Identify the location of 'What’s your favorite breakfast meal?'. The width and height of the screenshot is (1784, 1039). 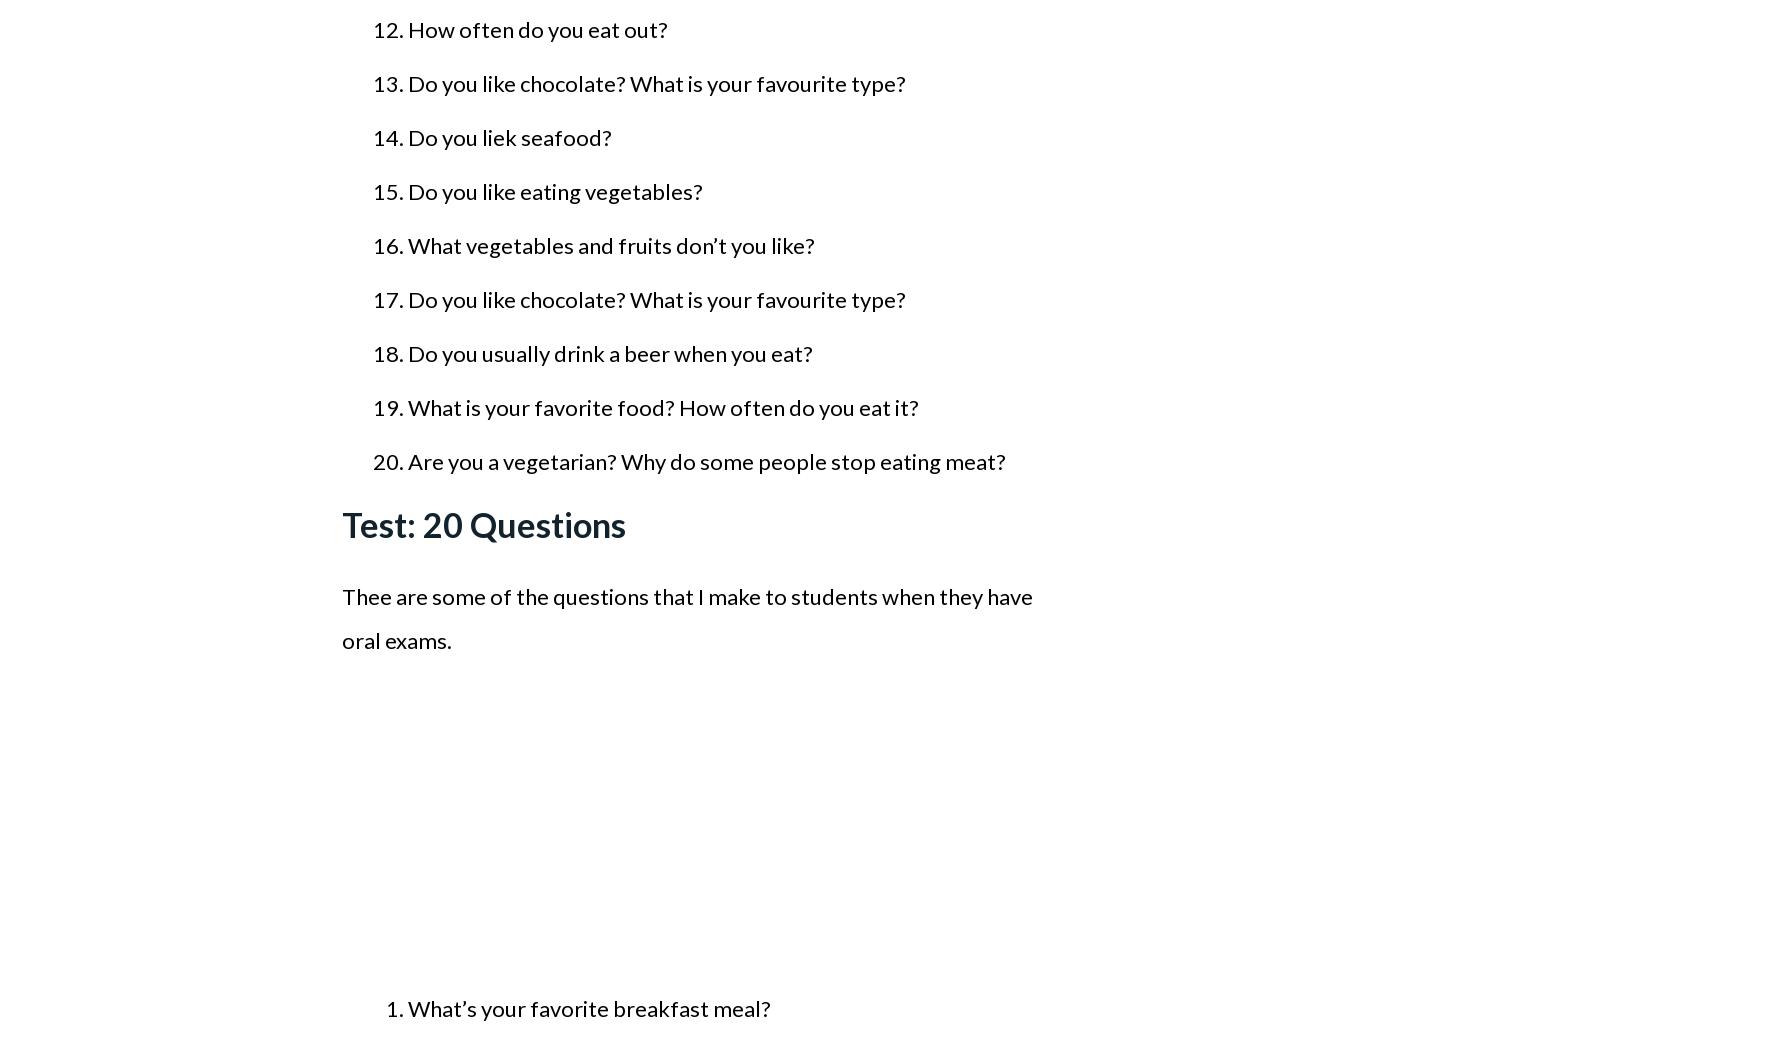
(588, 1008).